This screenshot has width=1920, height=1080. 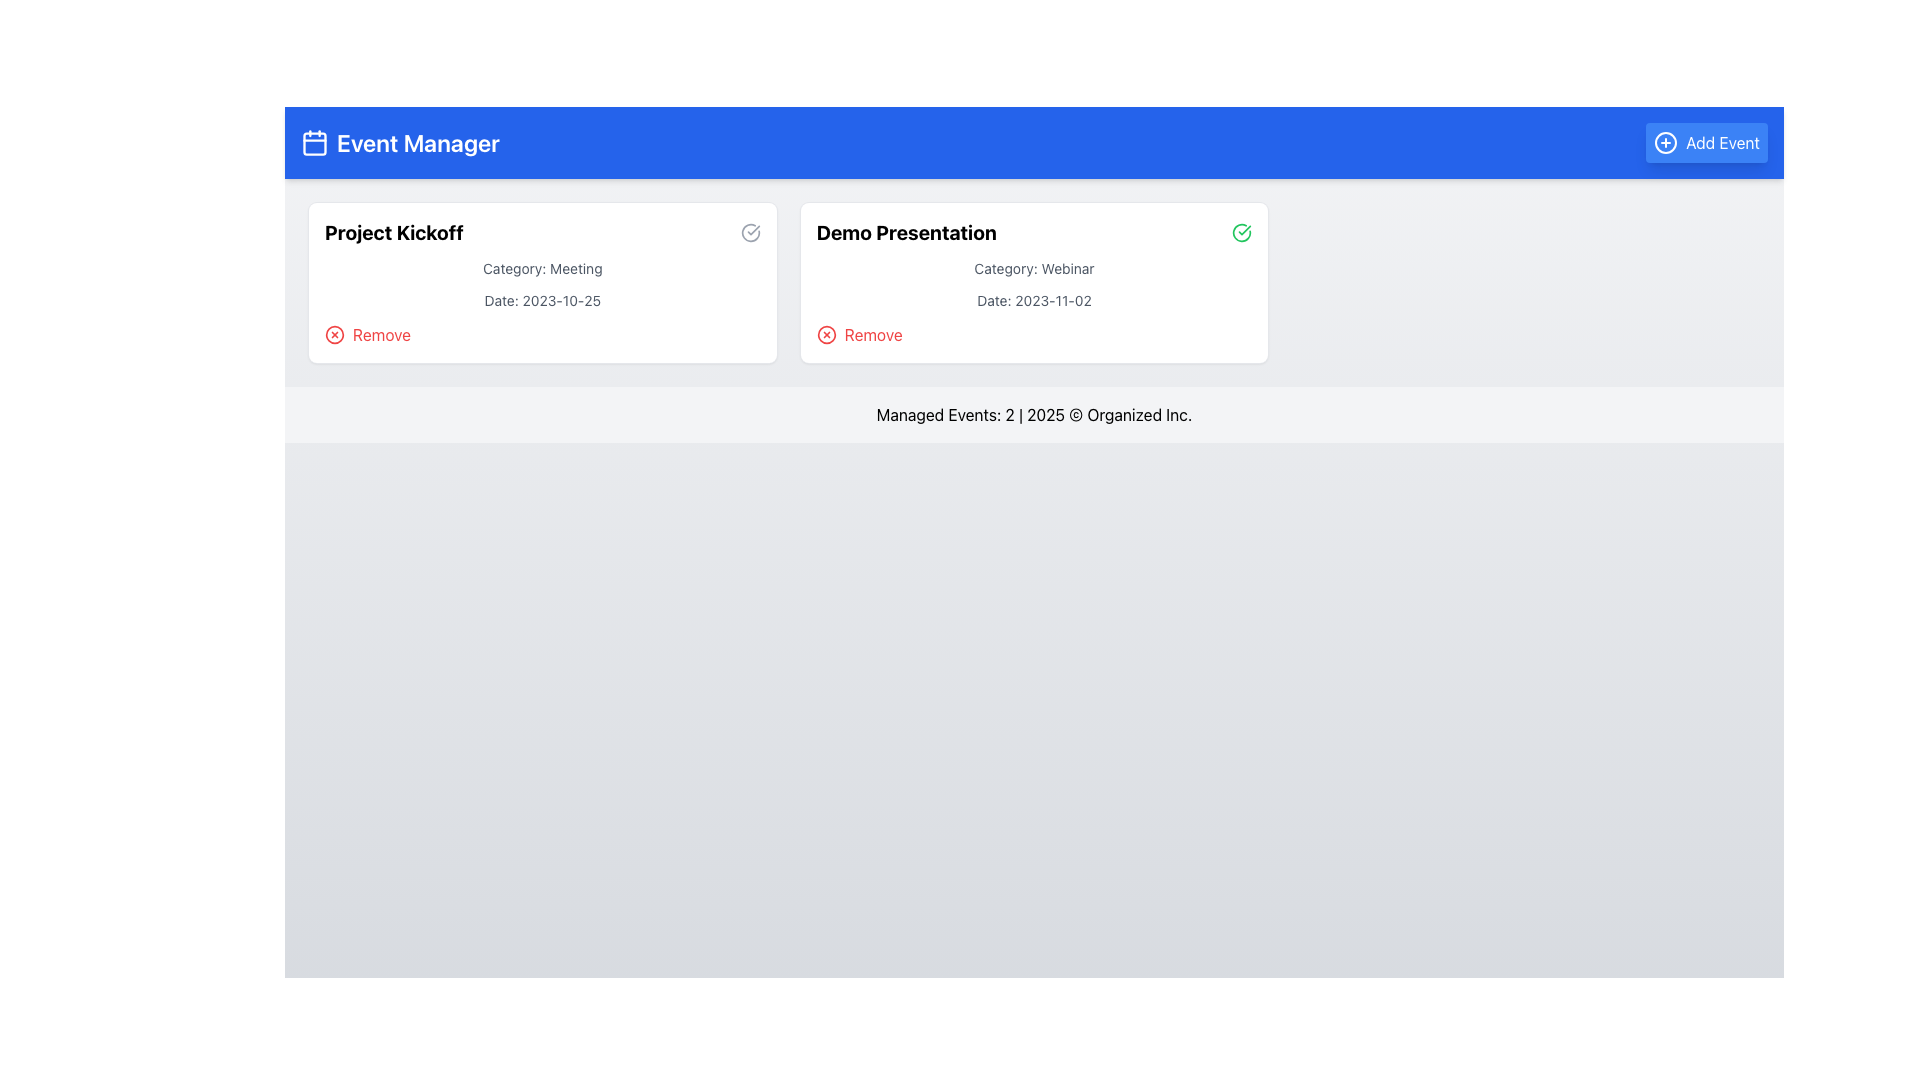 I want to click on the informational text label displaying the scheduled date of the 'Demo Presentation', which is located below 'Category: Webinar' and above the 'Remove' button, so click(x=1034, y=300).